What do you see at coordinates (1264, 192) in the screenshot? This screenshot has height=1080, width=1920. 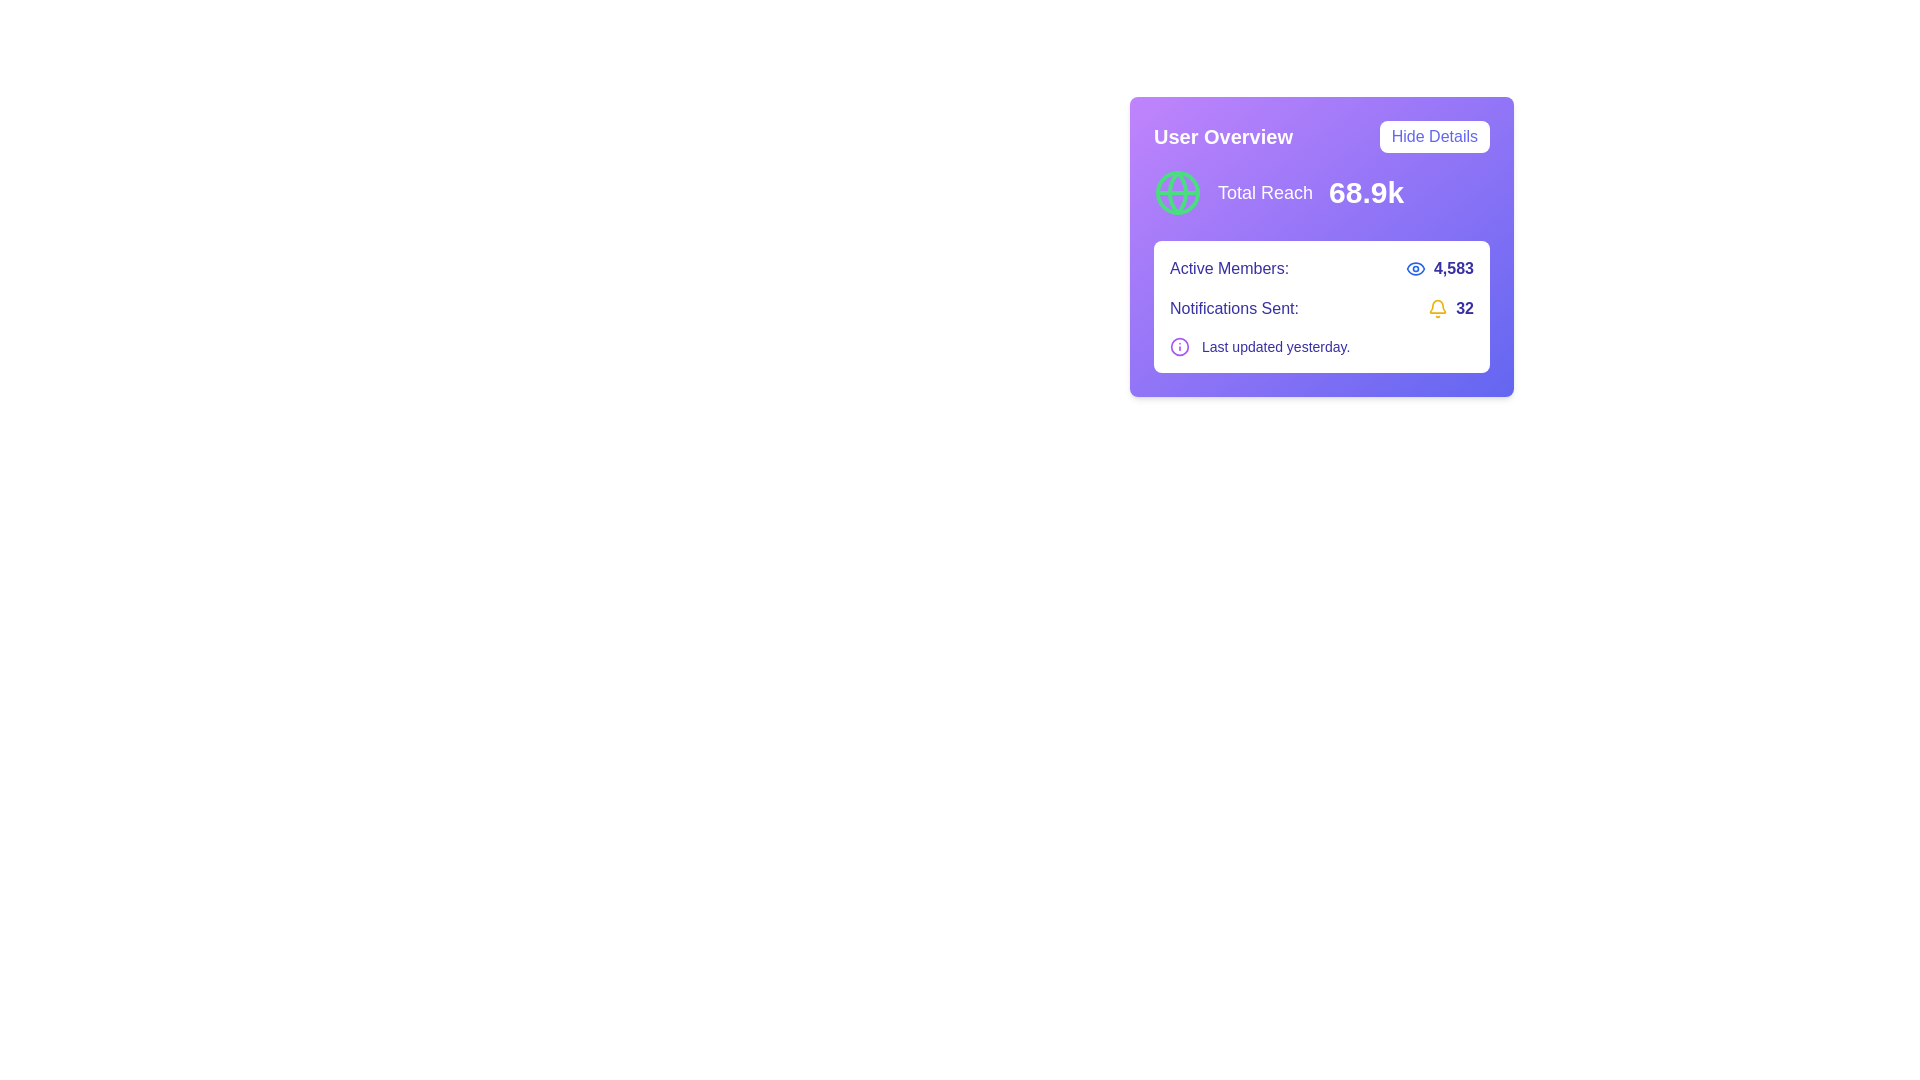 I see `the 'Total Reach' label element, which displays the text in a larger font size with a purple background and white text color, positioned within the 'User Overview' panel and aligned to the left of the '68.9k' text` at bounding box center [1264, 192].